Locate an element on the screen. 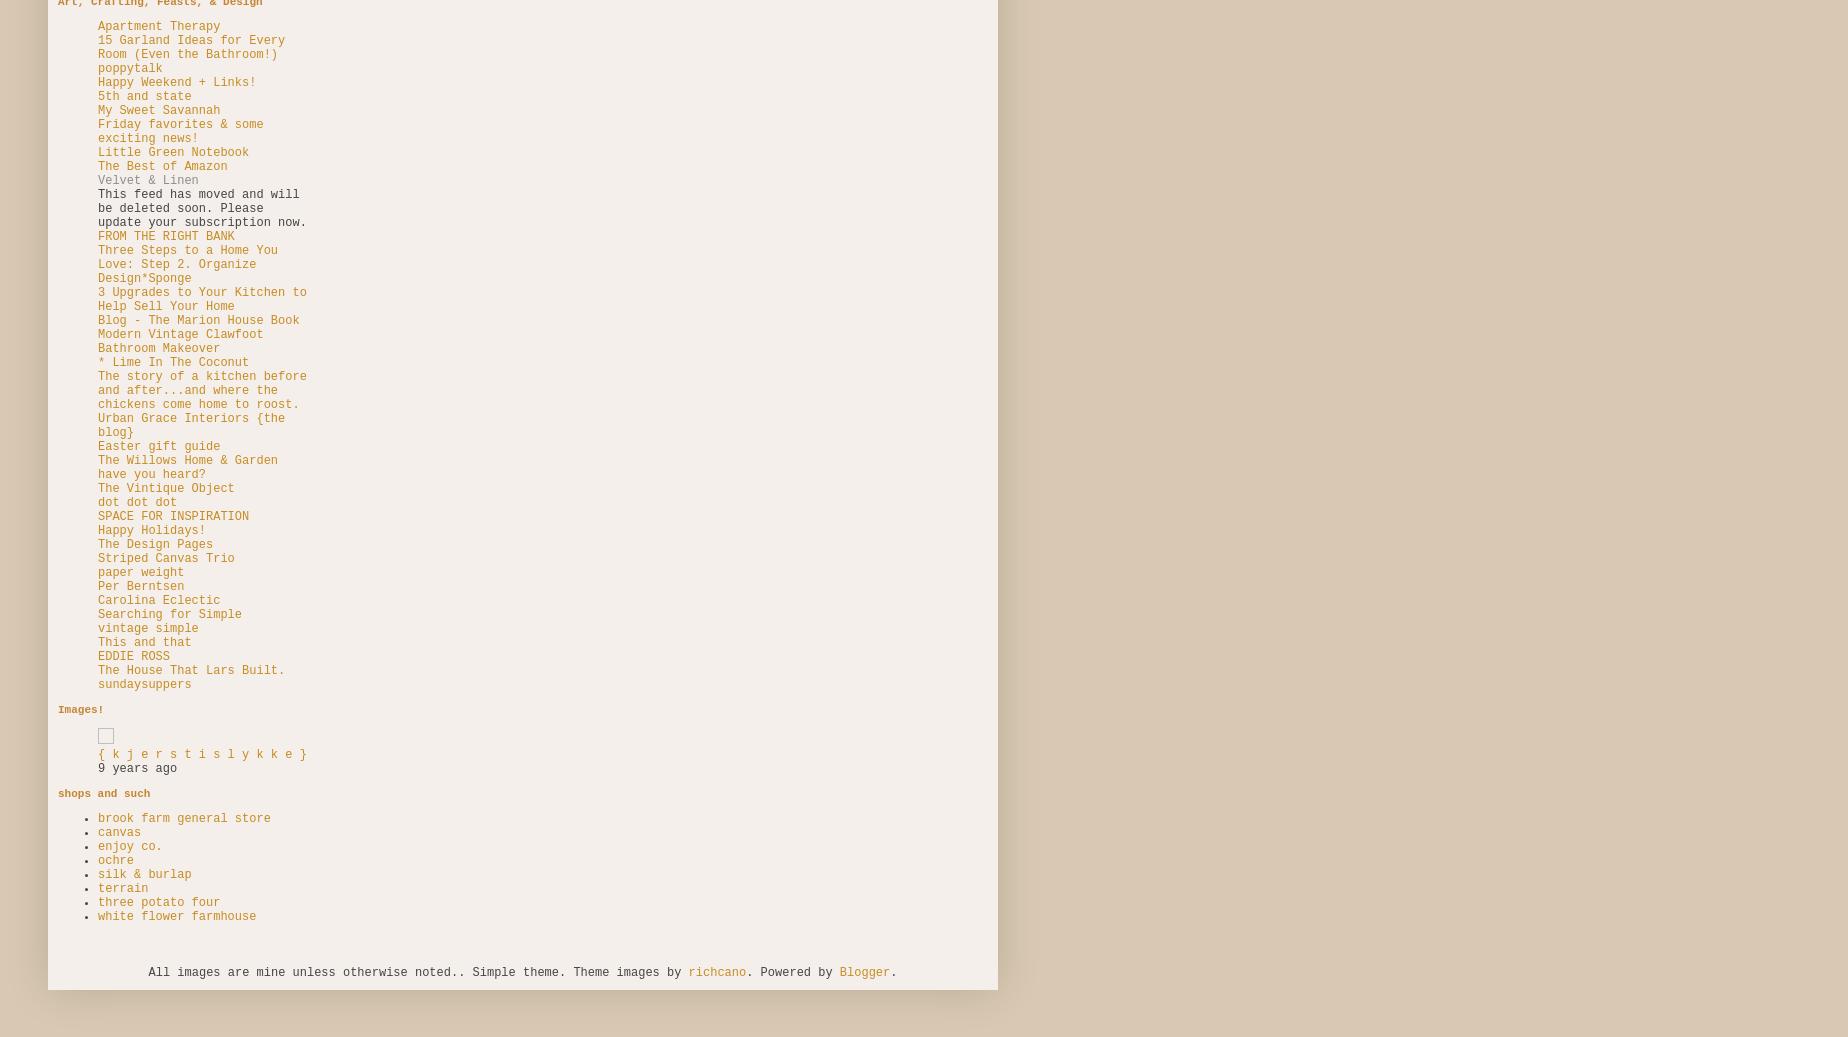 Image resolution: width=1848 pixels, height=1037 pixels. 'Blog - The Marion House Book' is located at coordinates (198, 319).